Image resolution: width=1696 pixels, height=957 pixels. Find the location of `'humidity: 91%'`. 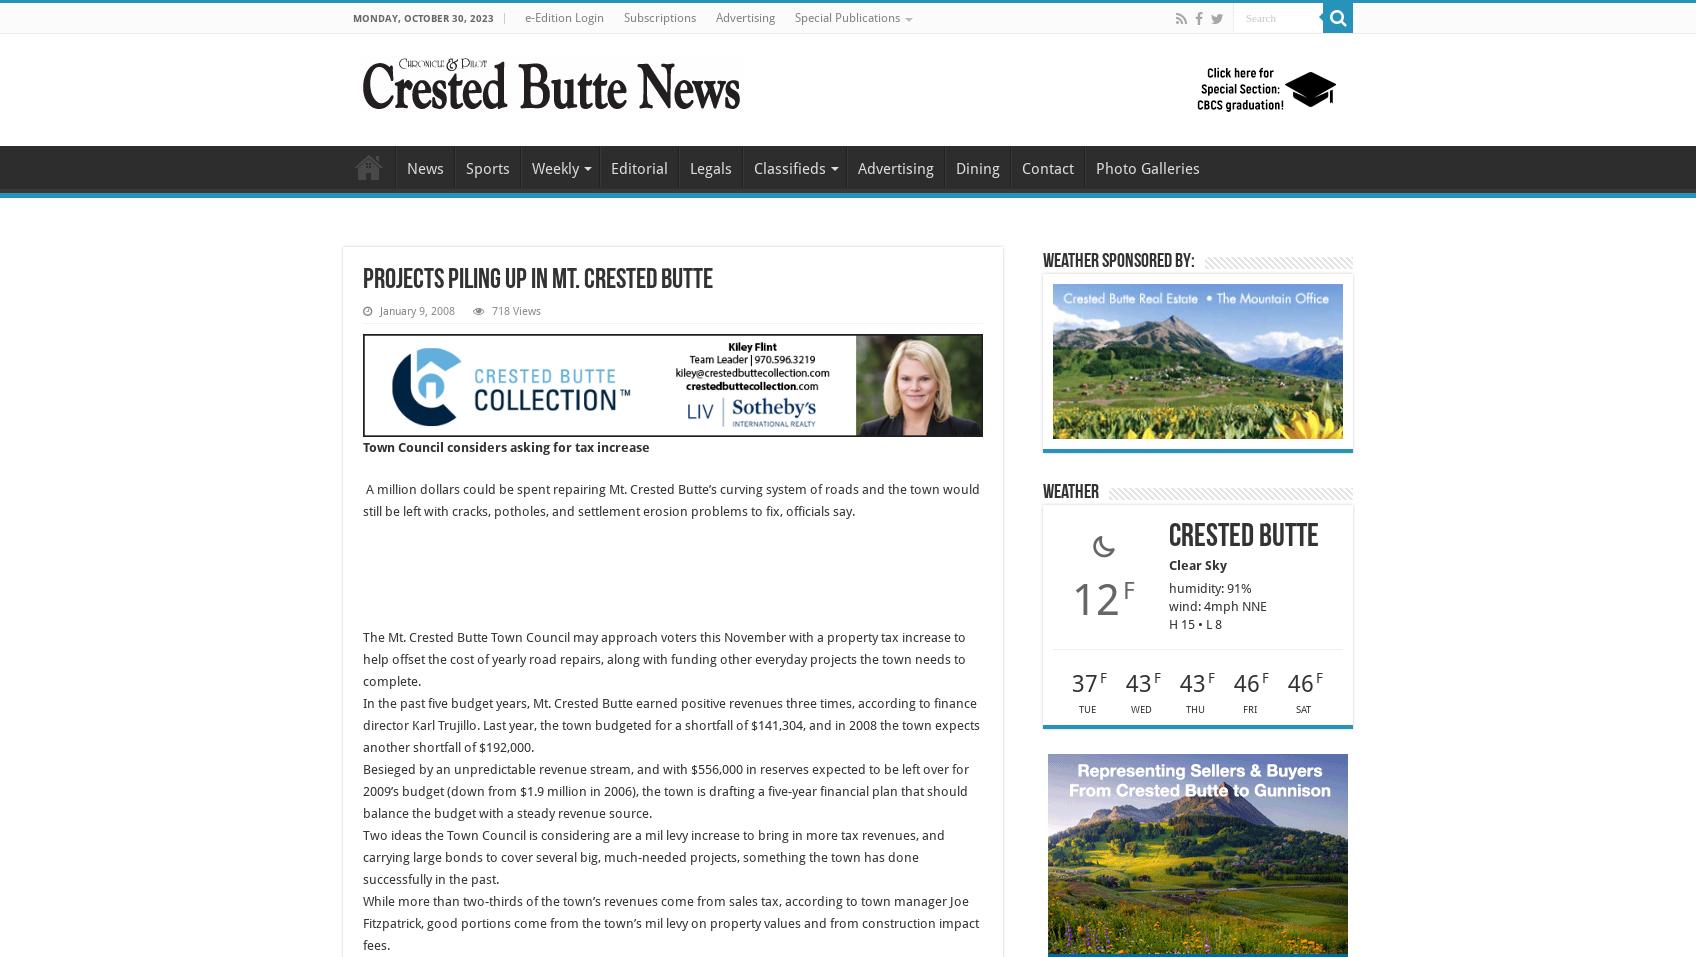

'humidity: 91%' is located at coordinates (1209, 587).